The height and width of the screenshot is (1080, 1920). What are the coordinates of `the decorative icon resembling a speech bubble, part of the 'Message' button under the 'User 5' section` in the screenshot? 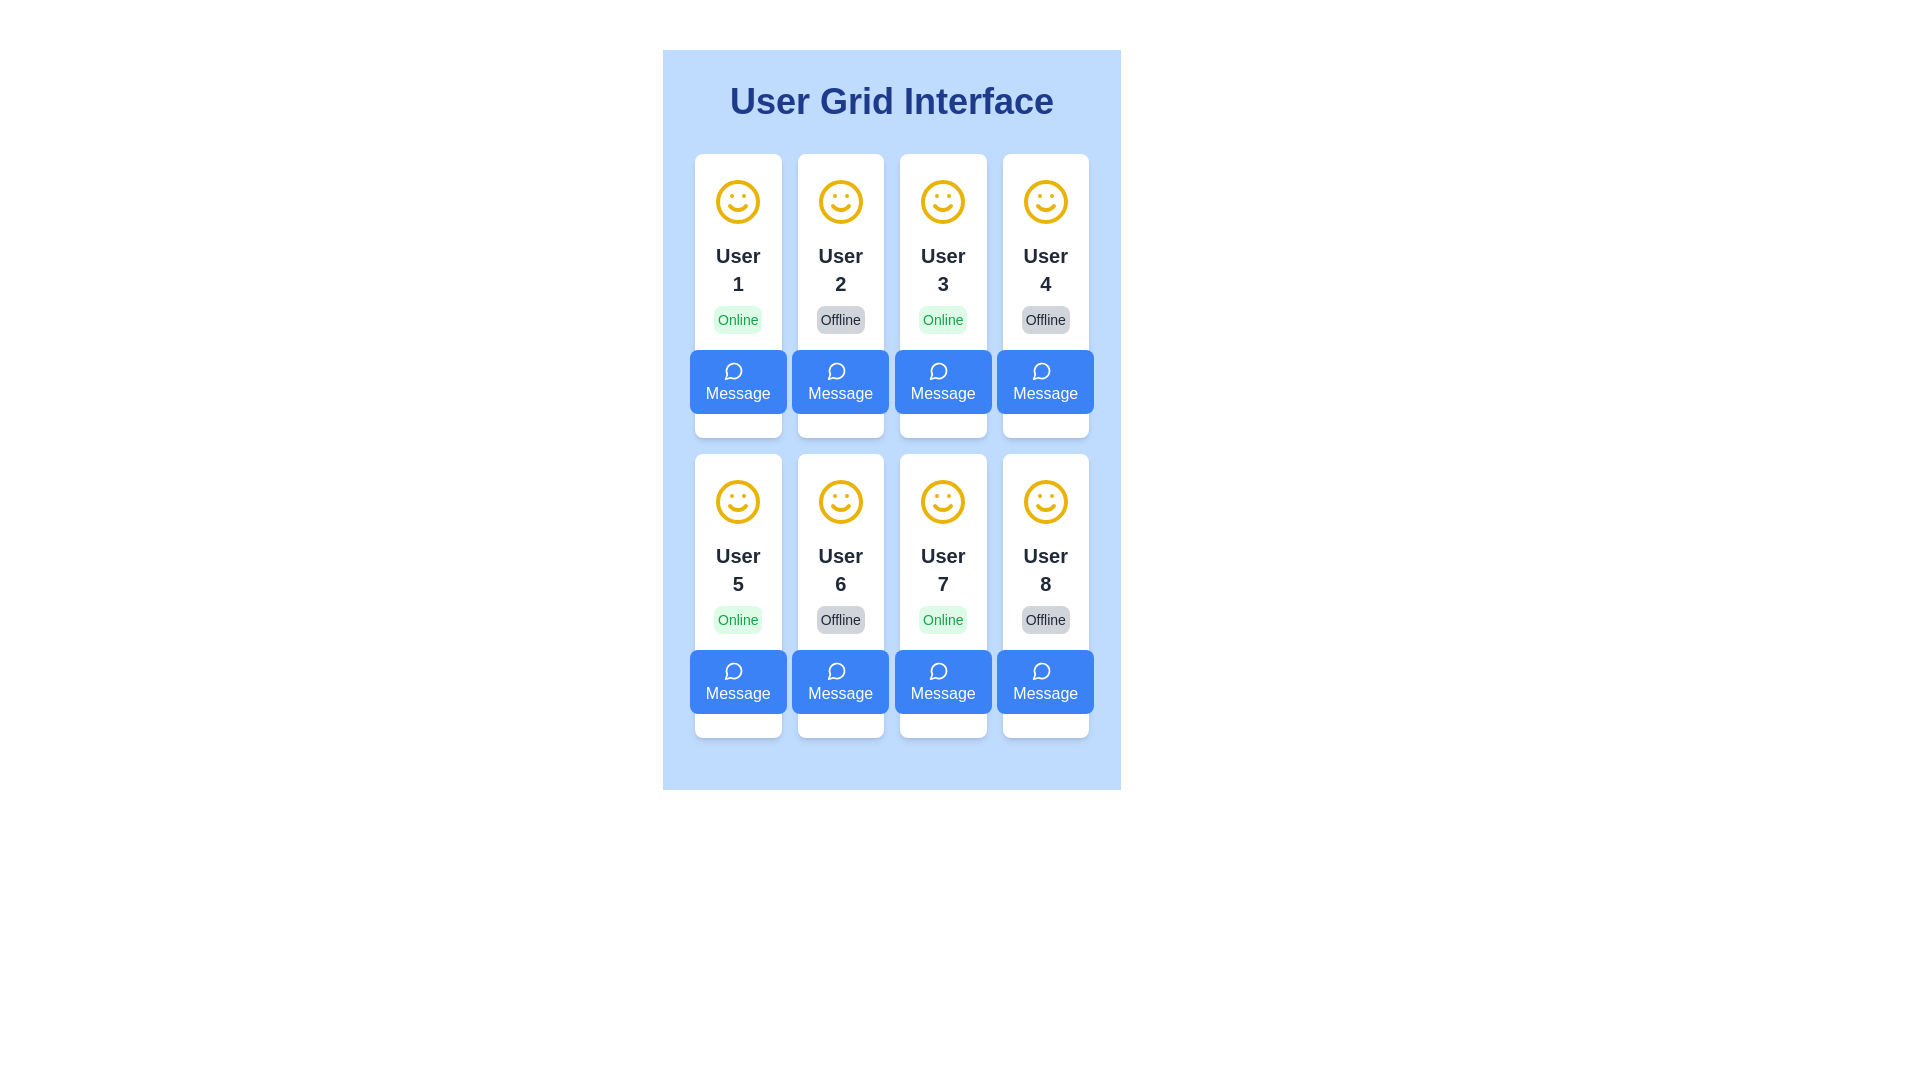 It's located at (732, 671).